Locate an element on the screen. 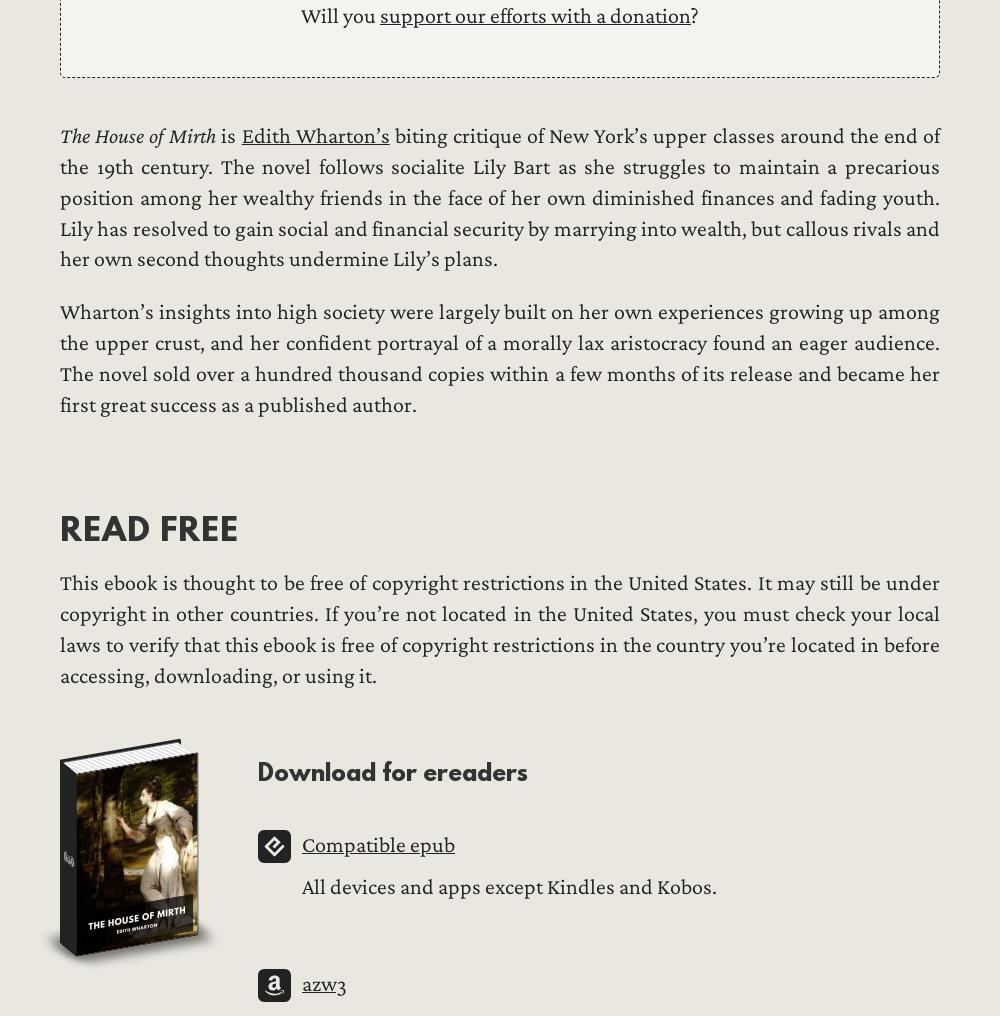 The width and height of the screenshot is (1000, 1016). 'biting critique of New York’s upper classes around the end of the 19th century. The novel follows socialite Lily Bart as she struggles to maintain a precarious position among her wealthy friends in the face of her own diminished finances and fading youth. Lily has resolved to gain social and financial security by marrying into wealth, but callous rivals and her own second thoughts undermine Lily’s plans.' is located at coordinates (500, 197).